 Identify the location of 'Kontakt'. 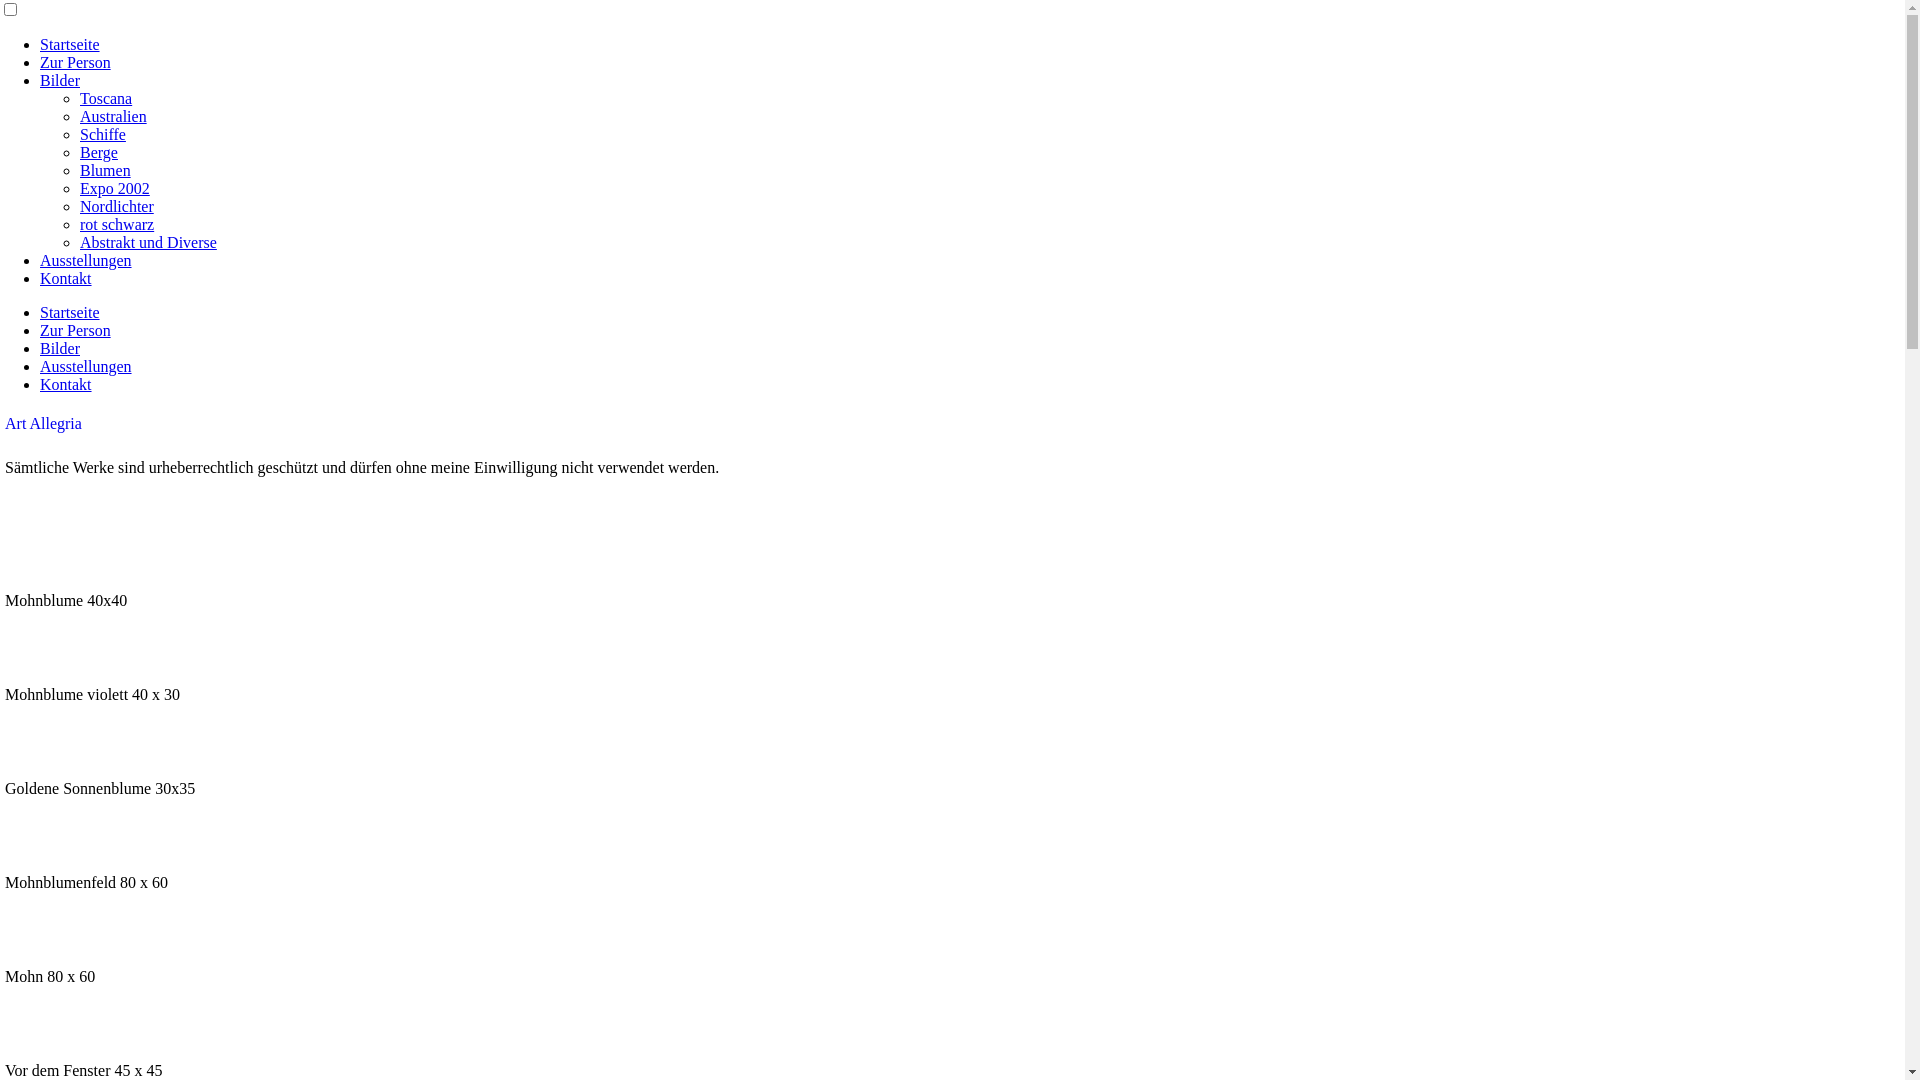
(66, 278).